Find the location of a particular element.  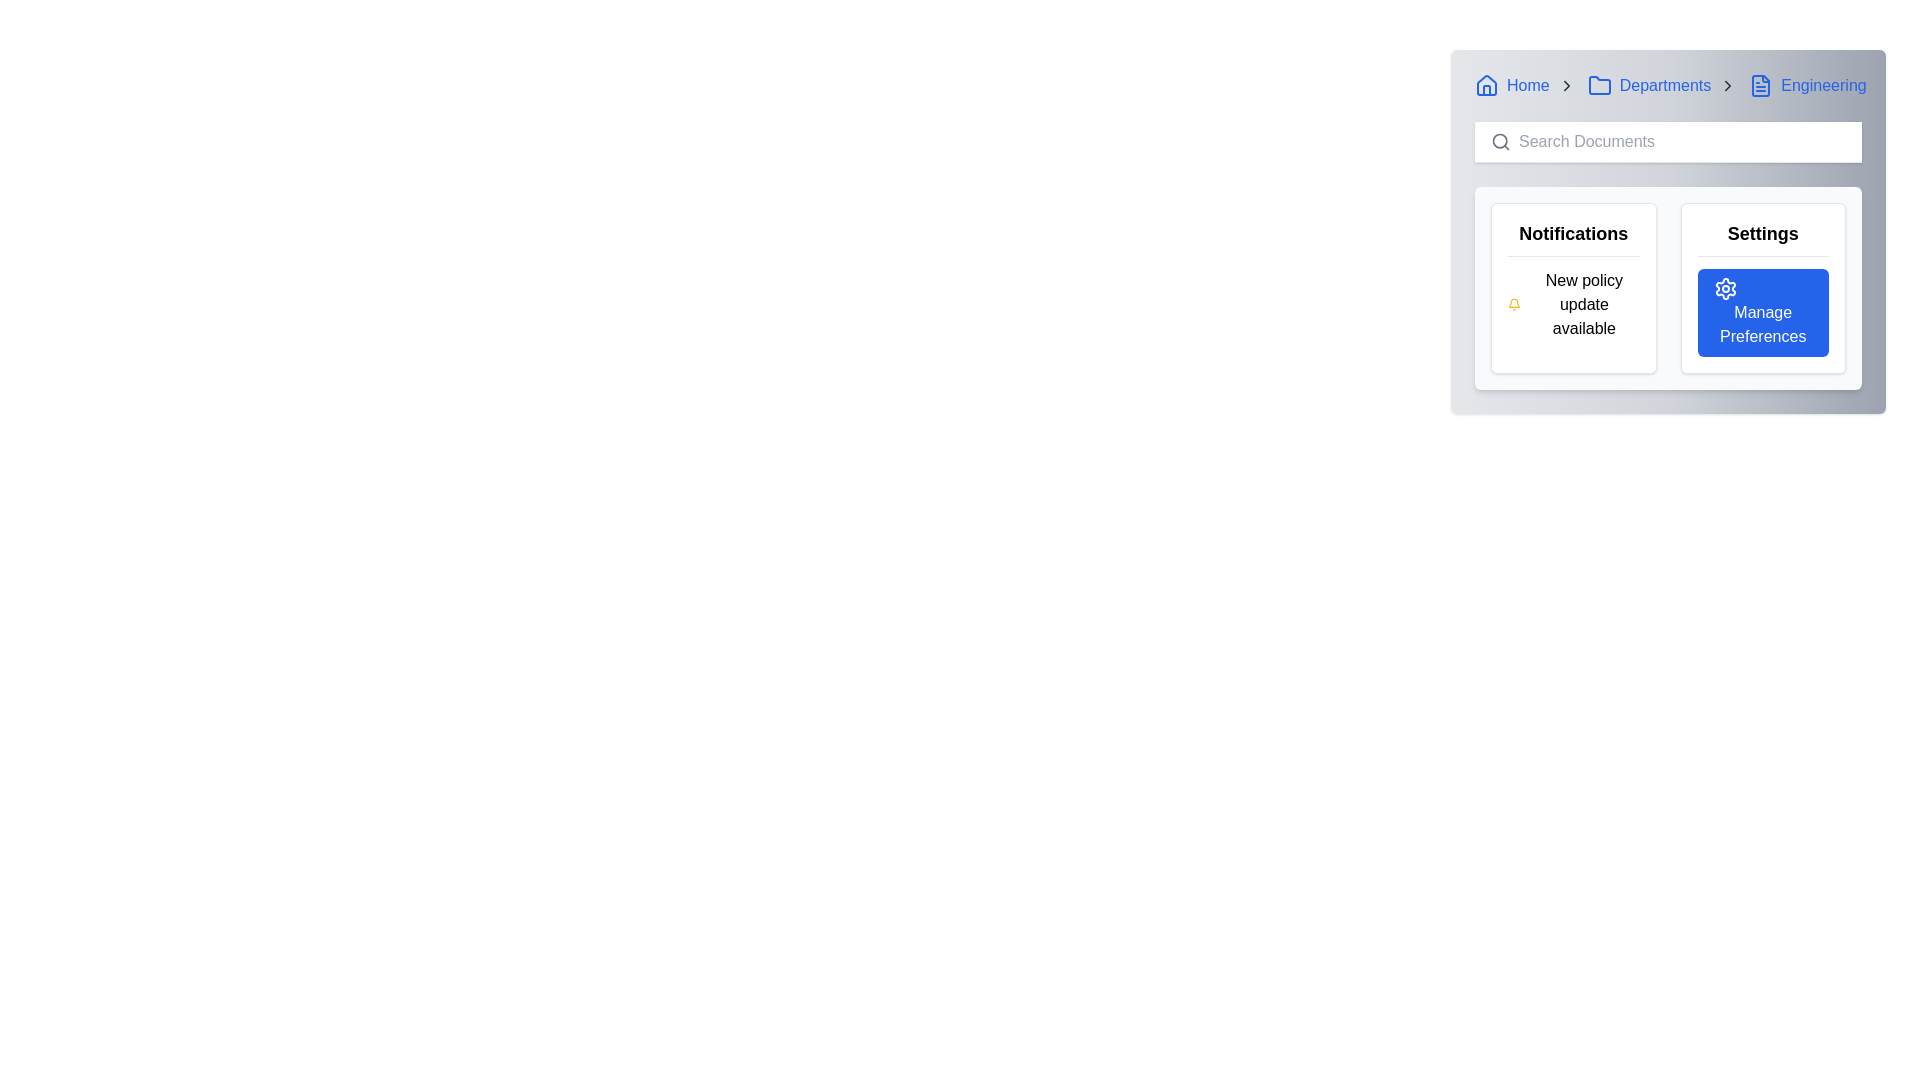

the 'Departments' icon in the navigation bar, which is a visual representation aiding users in locating the departments section is located at coordinates (1598, 84).